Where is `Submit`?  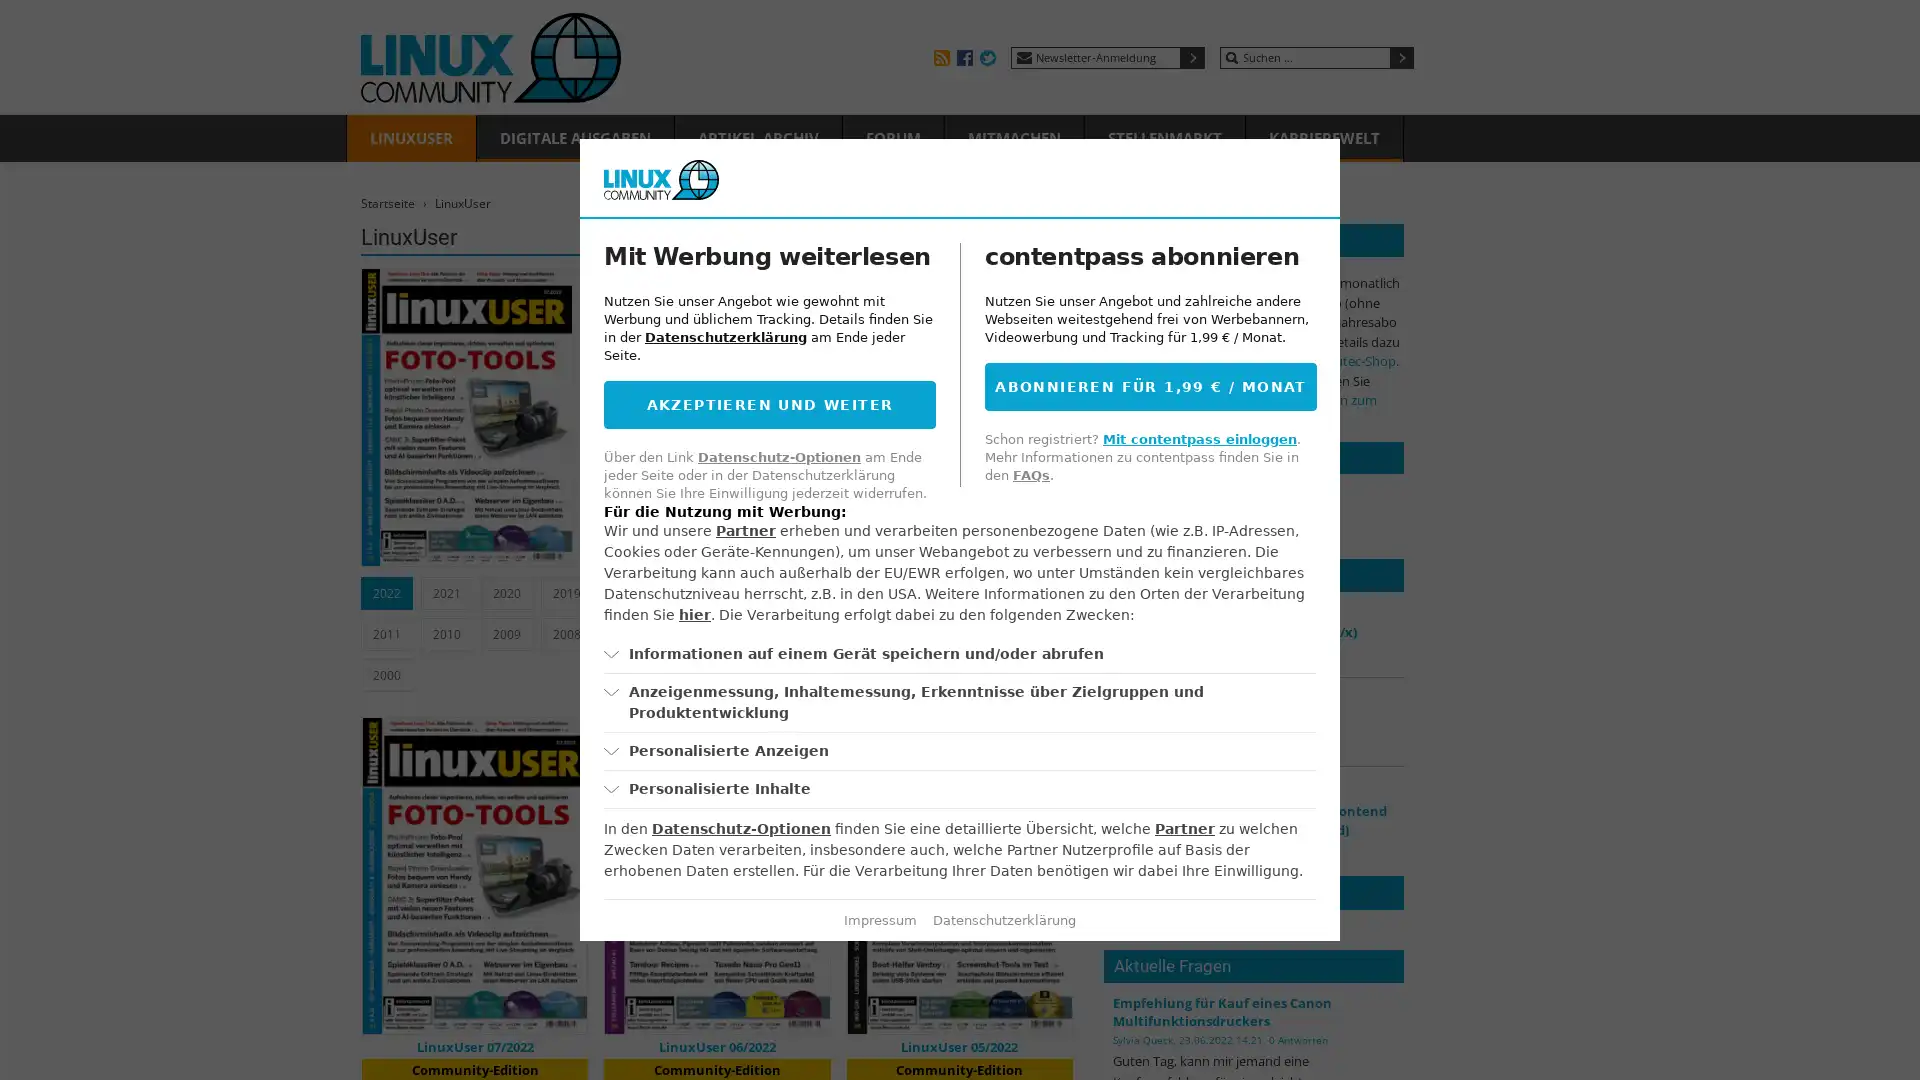
Submit is located at coordinates (1193, 56).